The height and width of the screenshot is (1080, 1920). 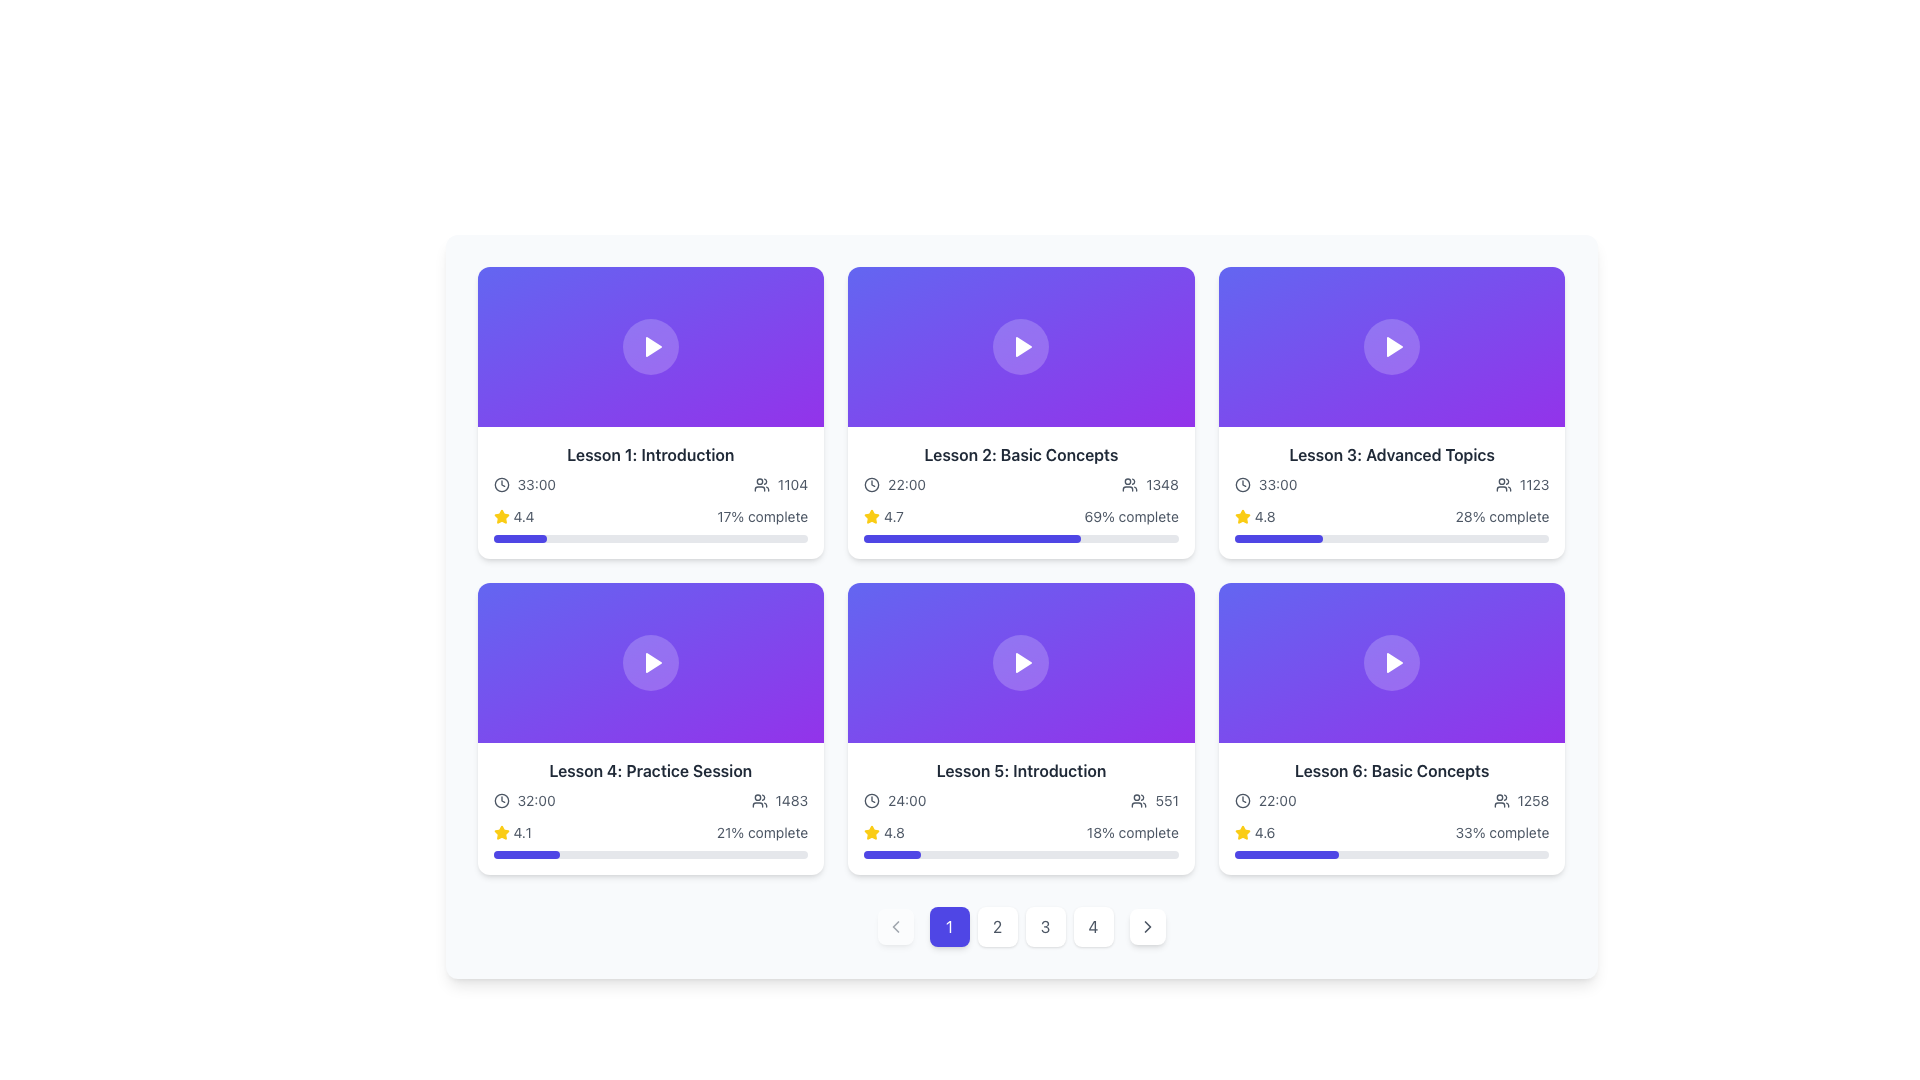 I want to click on the circular button with a triangular play icon at the center of the 'Lesson 5: Introduction' card to play the video, so click(x=1021, y=663).